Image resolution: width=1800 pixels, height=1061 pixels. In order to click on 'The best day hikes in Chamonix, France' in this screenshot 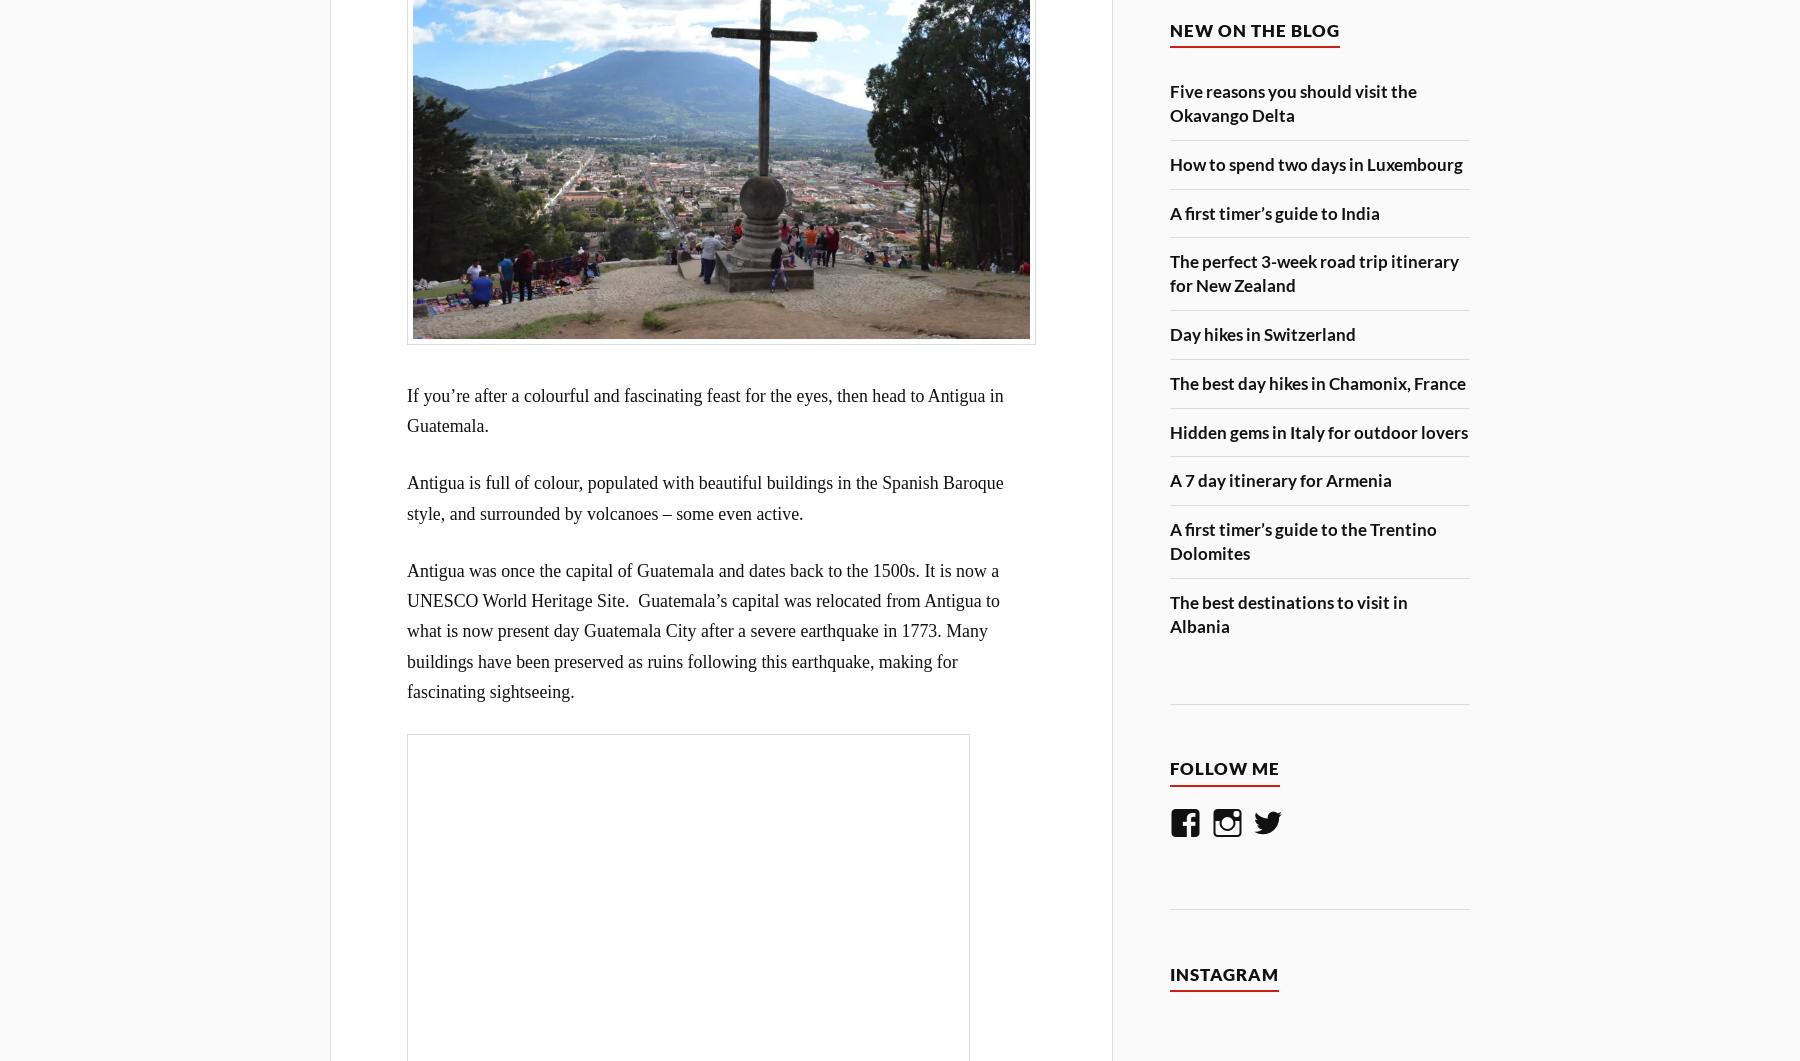, I will do `click(1317, 382)`.